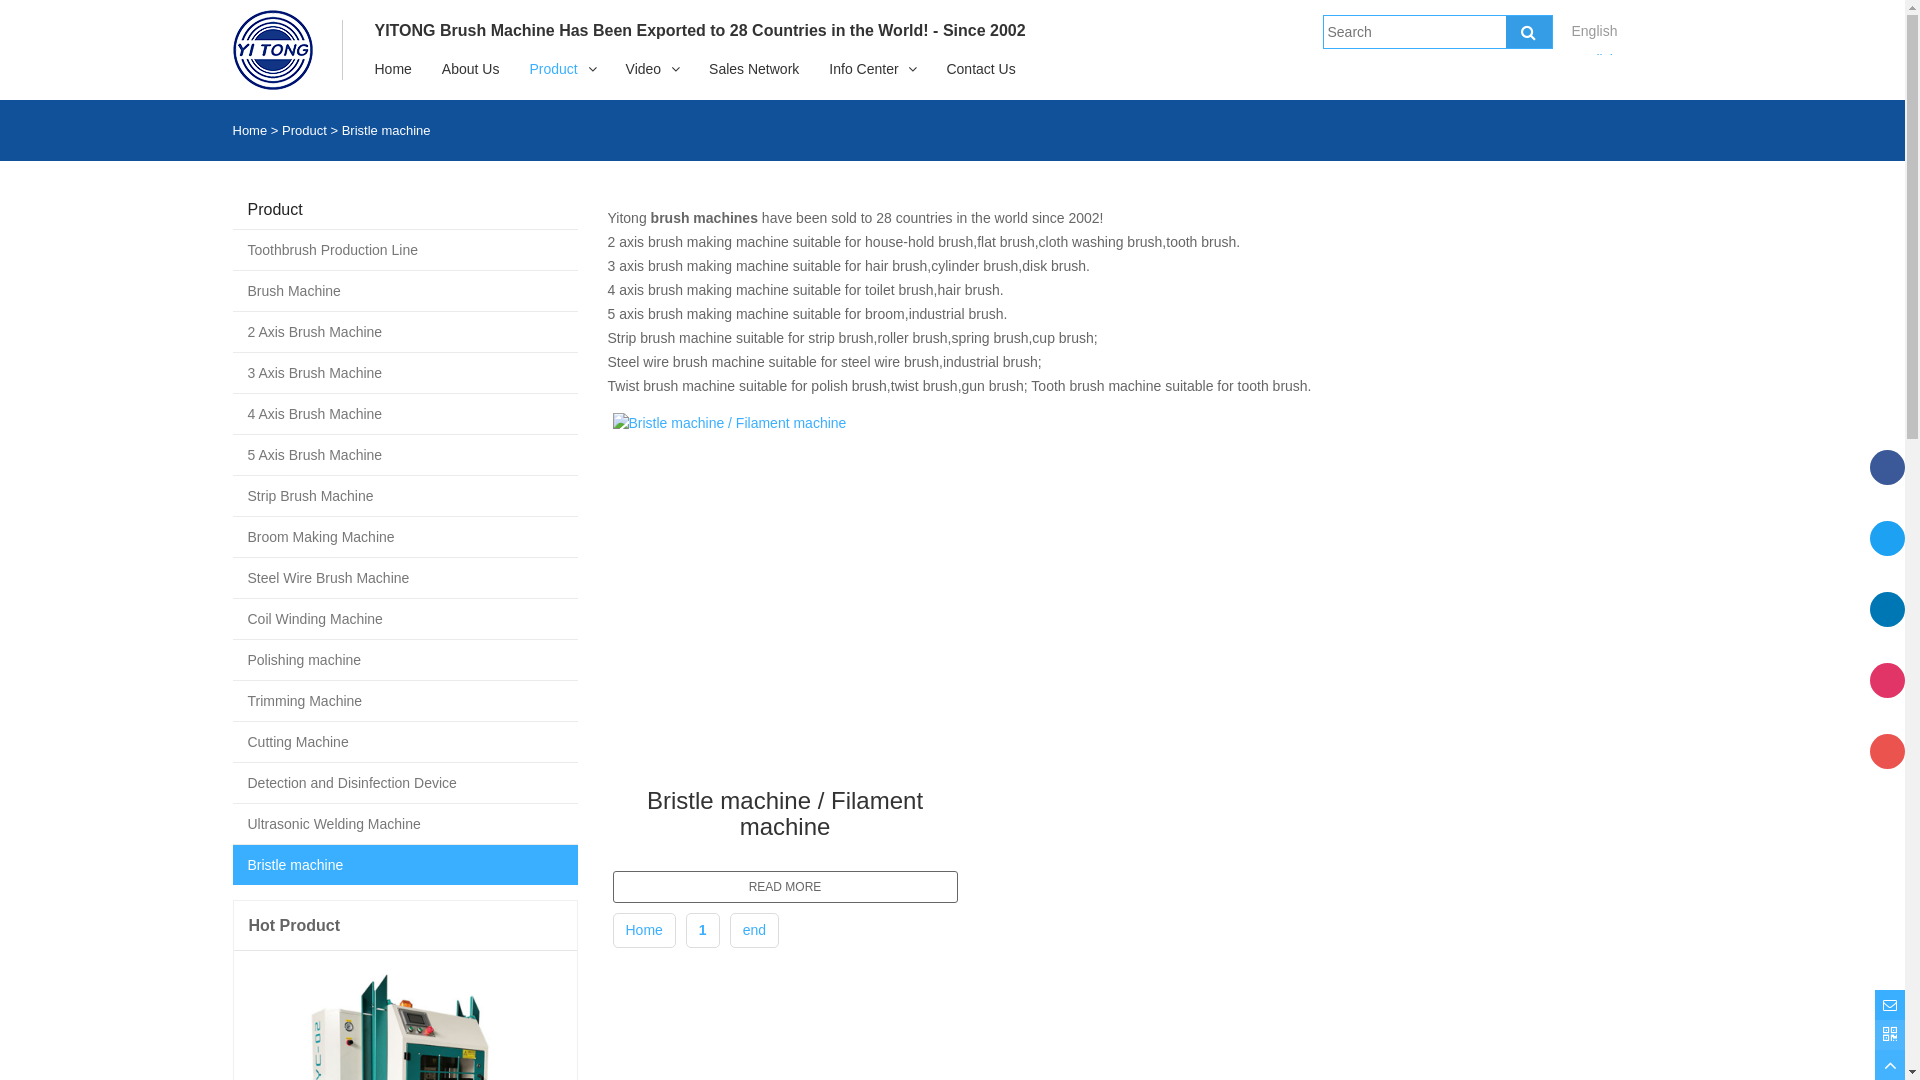  Describe the element at coordinates (752, 68) in the screenshot. I see `'Sales Network'` at that location.